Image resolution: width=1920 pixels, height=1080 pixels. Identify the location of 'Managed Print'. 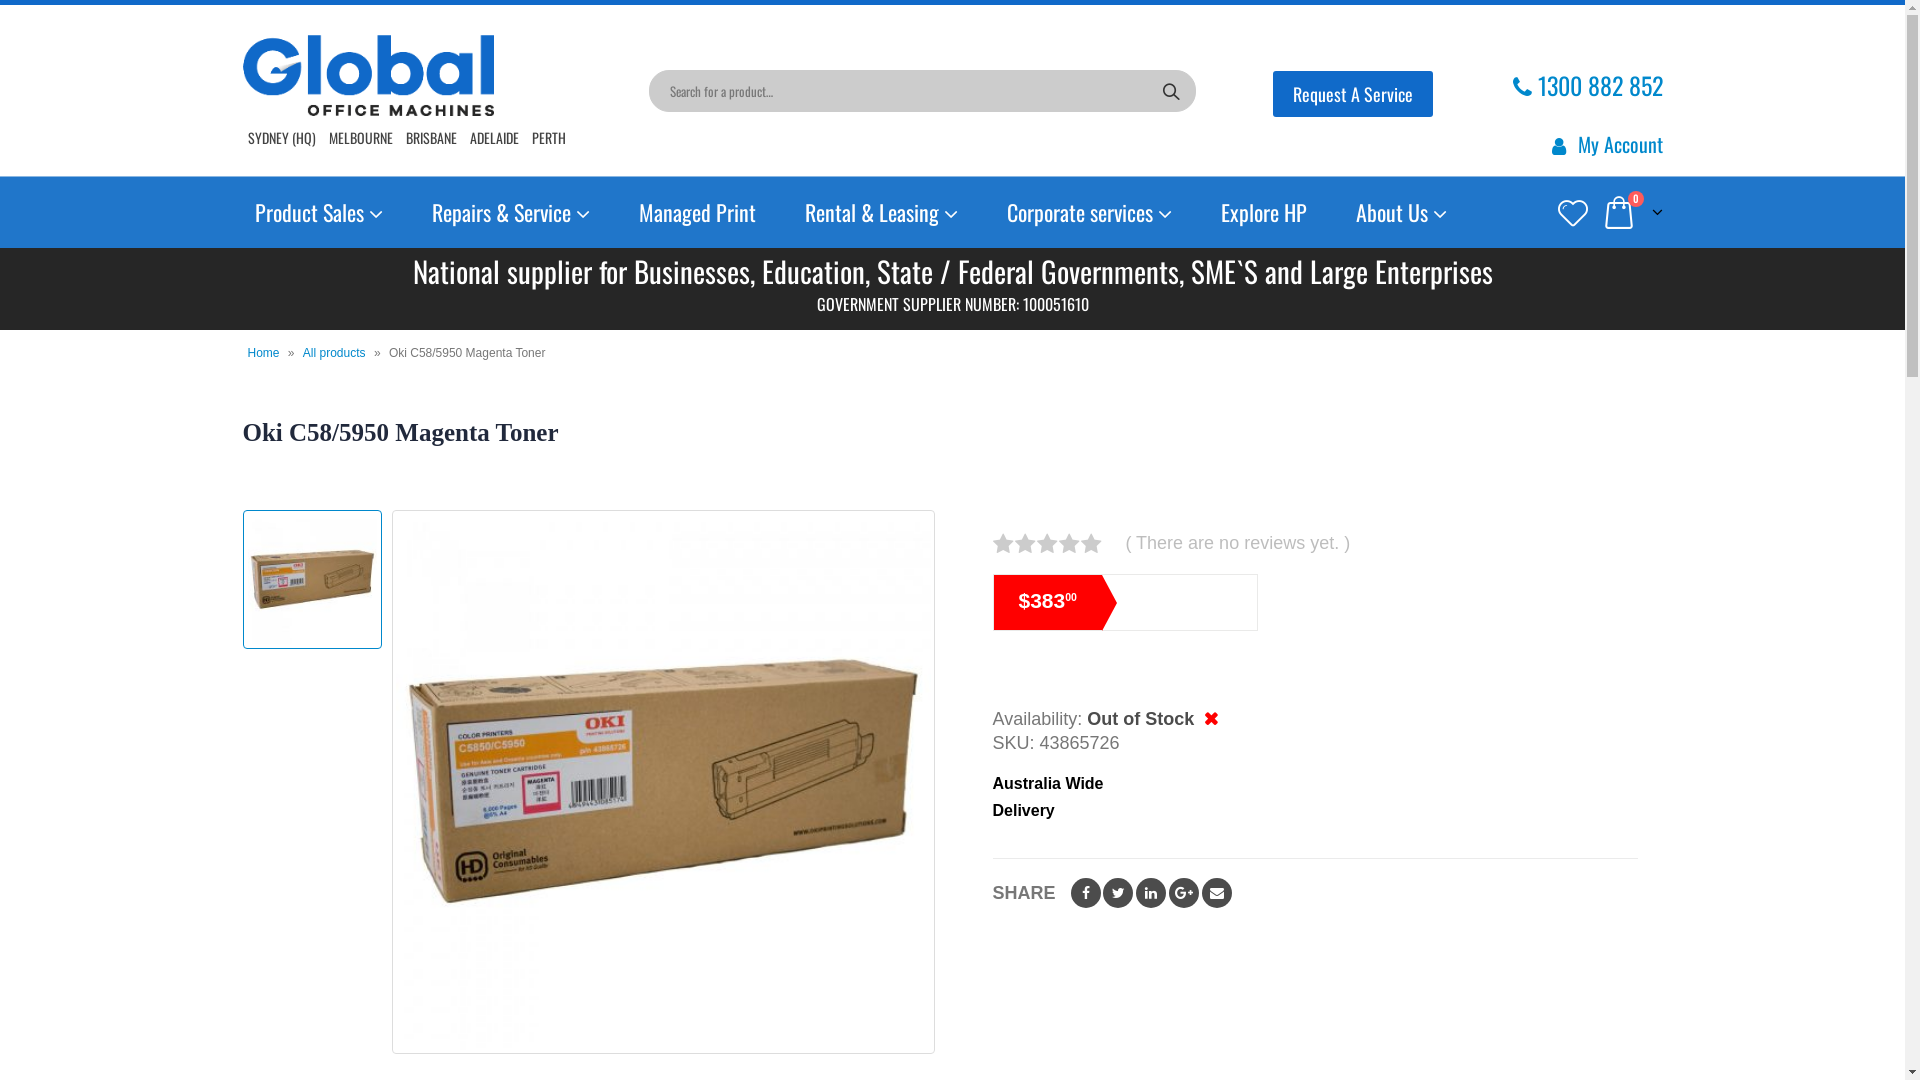
(696, 211).